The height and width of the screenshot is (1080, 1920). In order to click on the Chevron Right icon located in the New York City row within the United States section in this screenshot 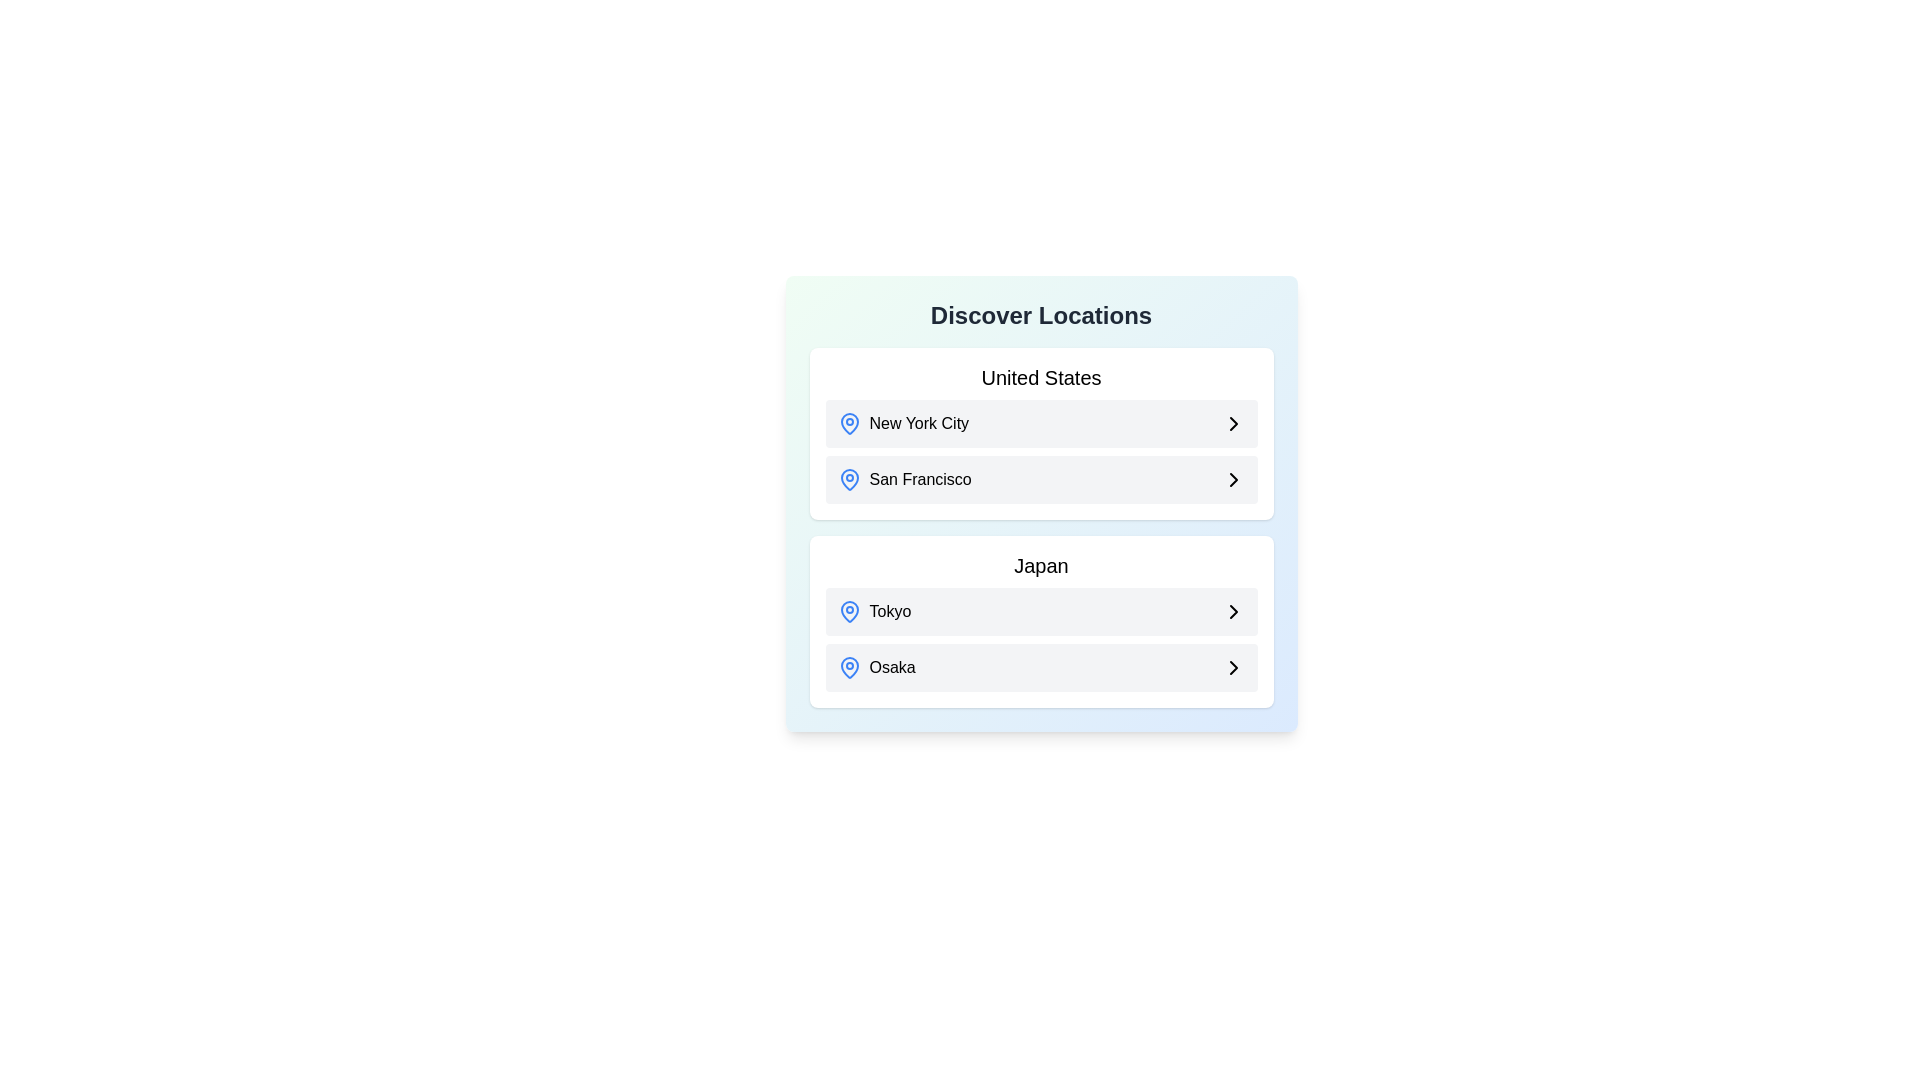, I will do `click(1232, 423)`.